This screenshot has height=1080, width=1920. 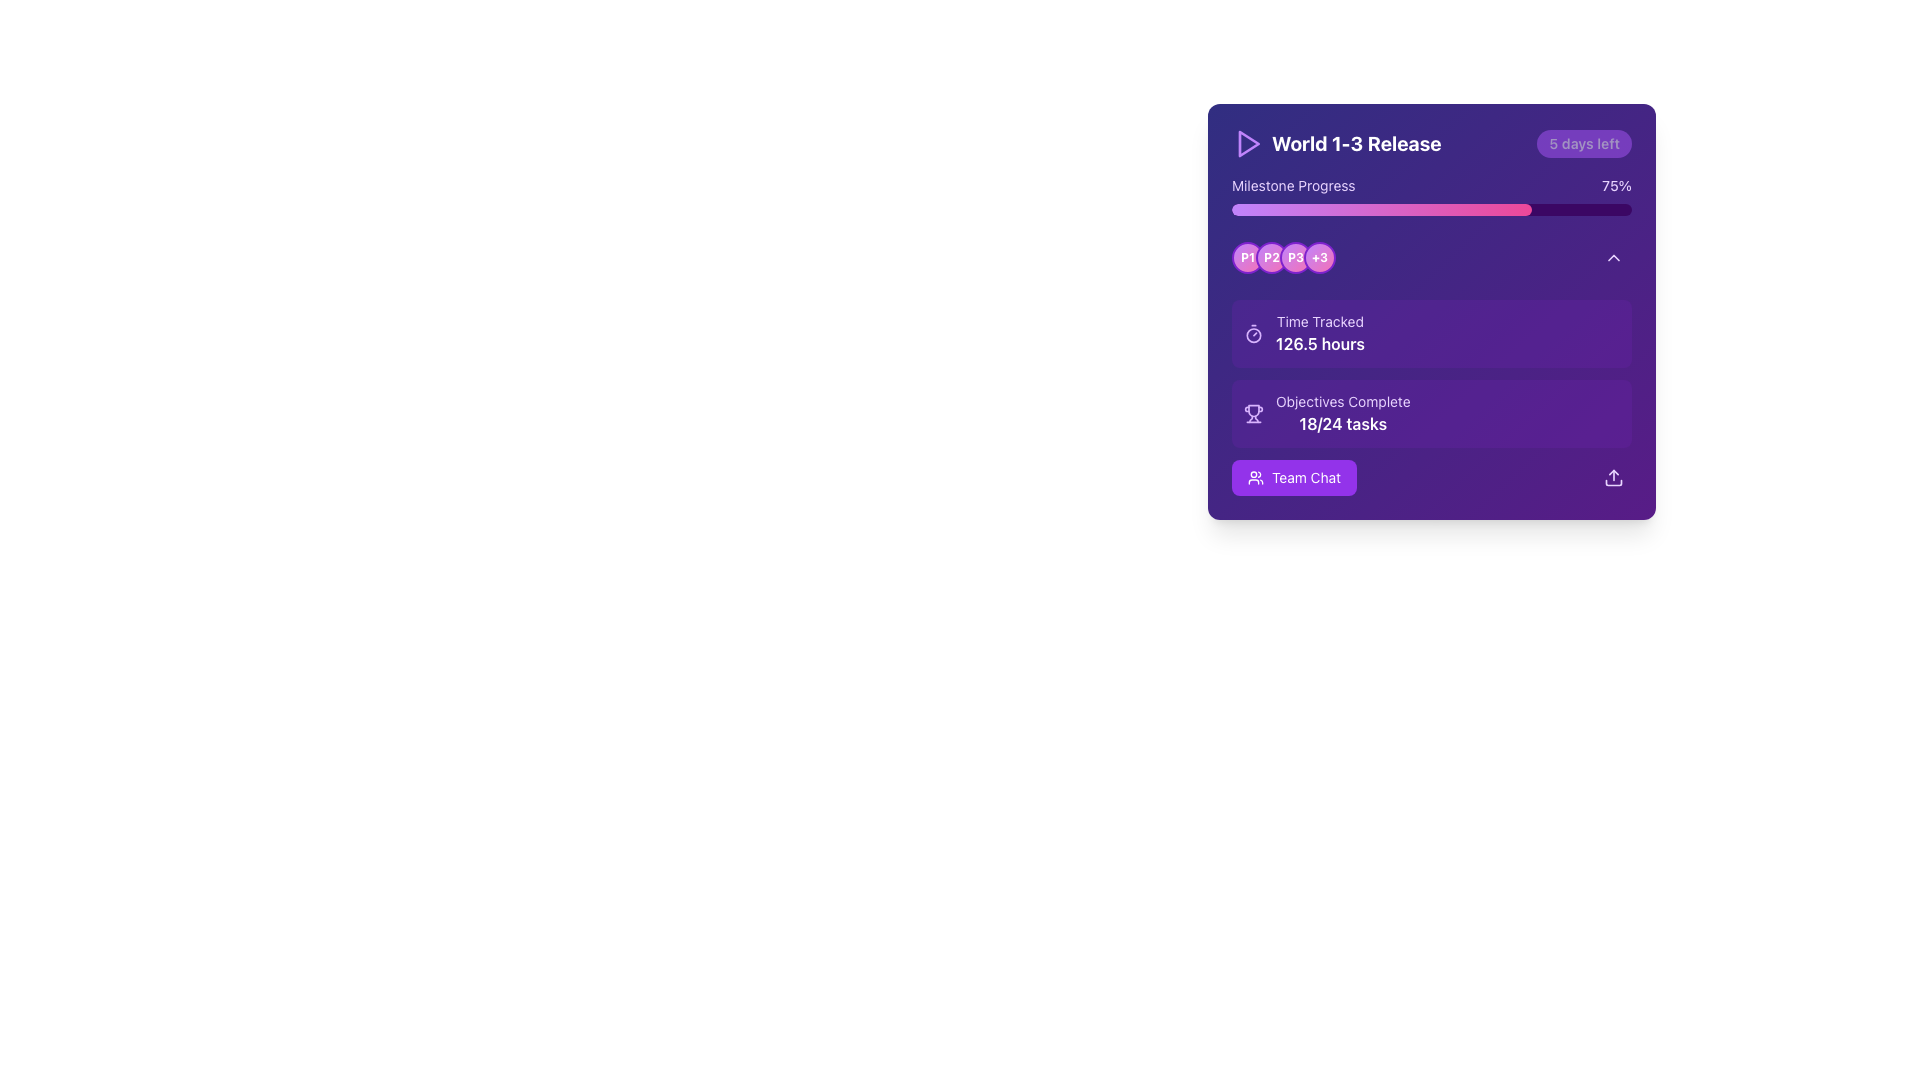 What do you see at coordinates (1320, 333) in the screenshot?
I see `the informational Label/Text Pair that summarizes time spent tracked towards a specific goal, positioned beneath a stopwatch icon and above 'Objectives Complete'` at bounding box center [1320, 333].